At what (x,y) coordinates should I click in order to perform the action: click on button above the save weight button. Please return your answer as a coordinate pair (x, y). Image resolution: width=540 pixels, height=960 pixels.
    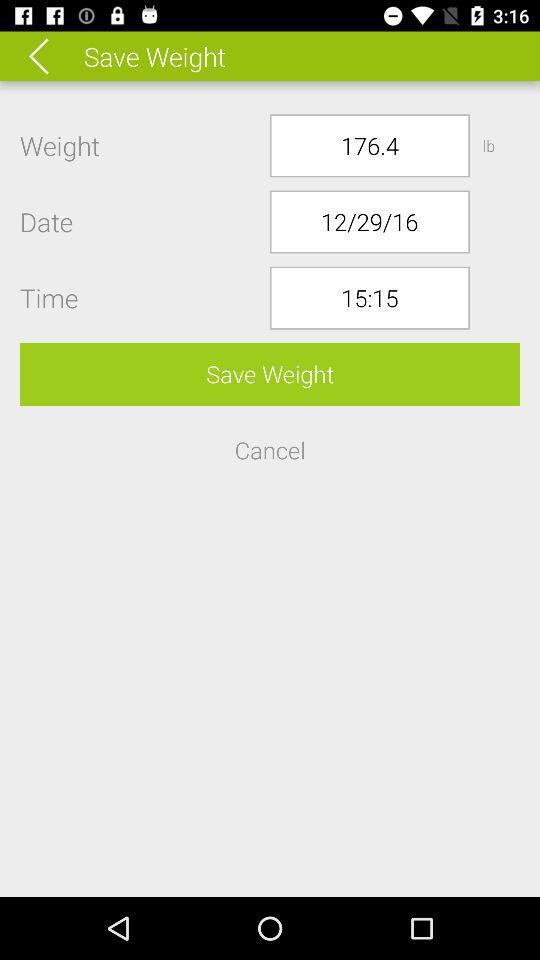
    Looking at the image, I should click on (368, 297).